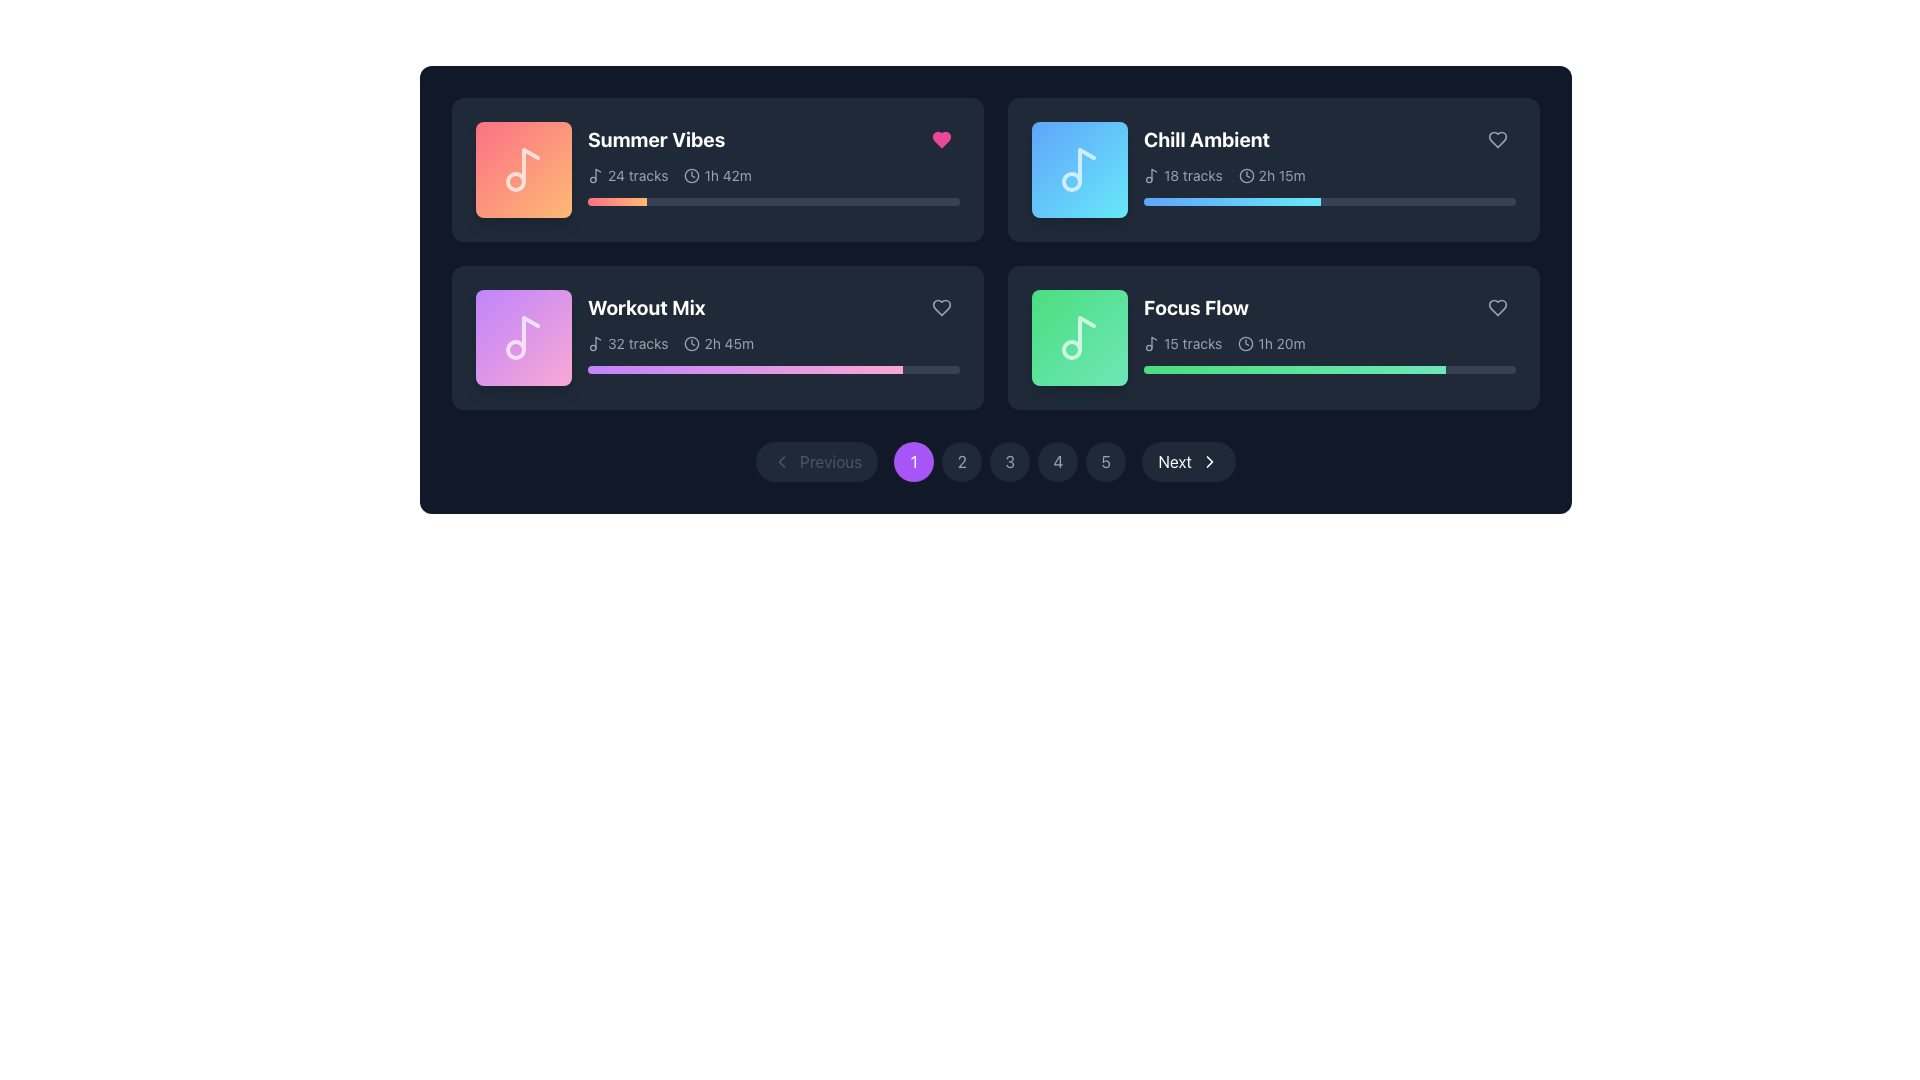  What do you see at coordinates (1329, 201) in the screenshot?
I see `the completion percentage of the Progress Bar for the 'Chill Ambient' playlist, located below the textual elements '18 tracks' and '2h 15m'` at bounding box center [1329, 201].